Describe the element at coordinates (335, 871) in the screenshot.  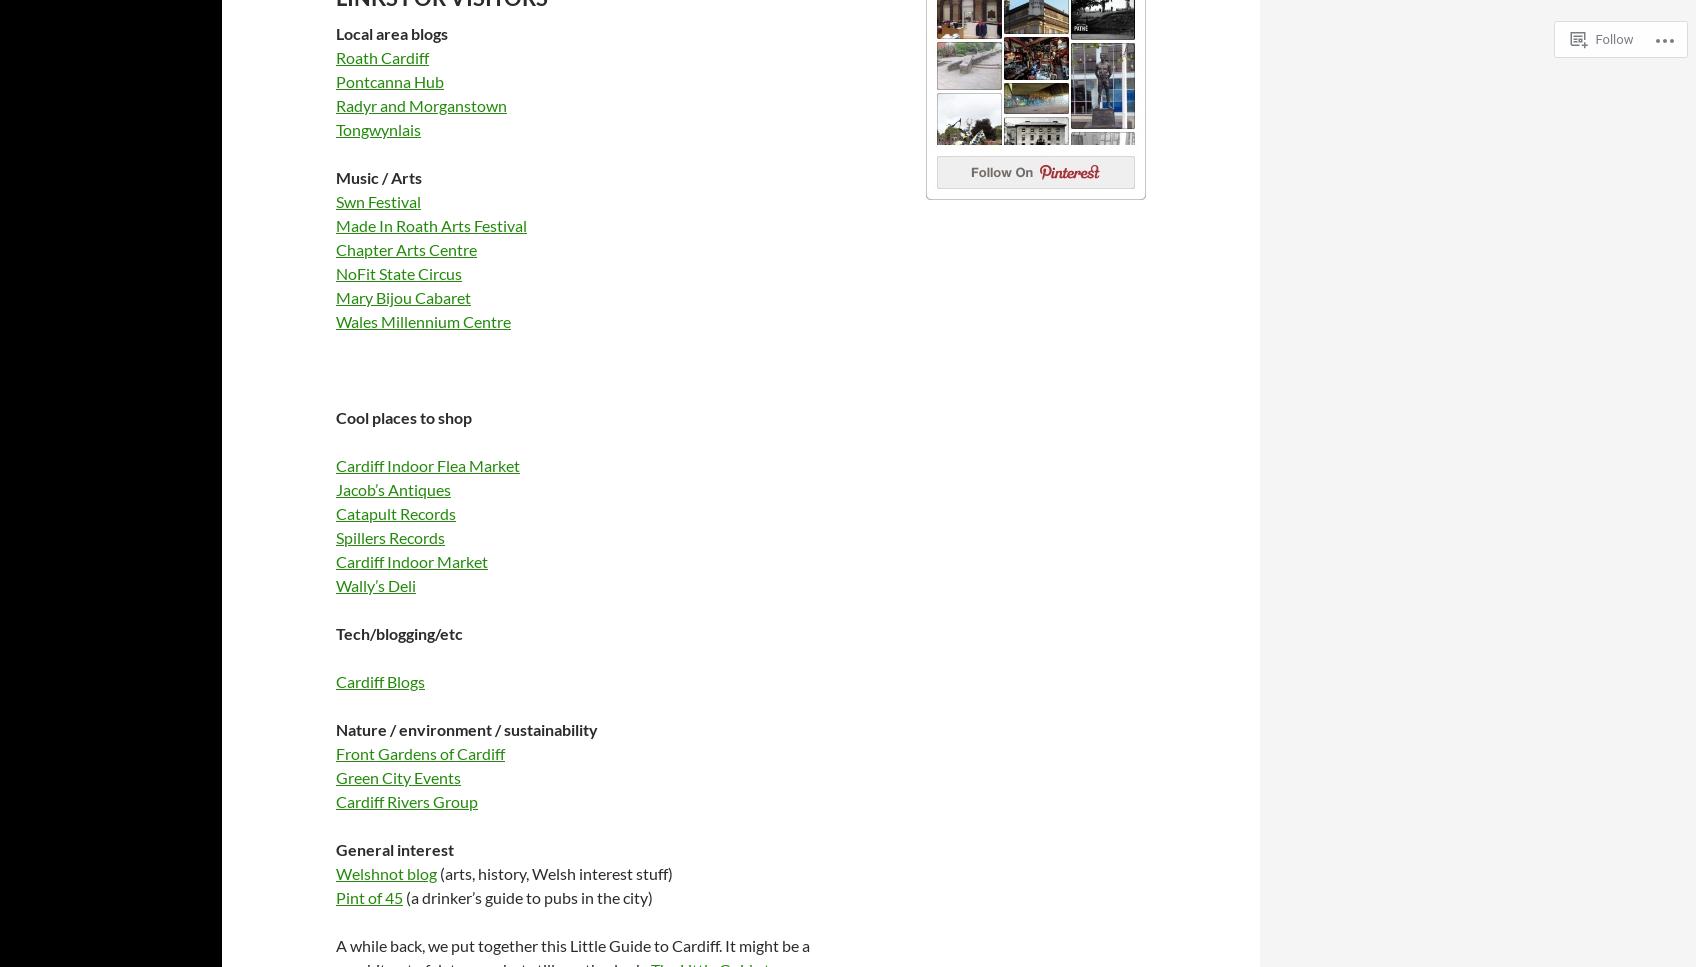
I see `'Welshnot blog'` at that location.